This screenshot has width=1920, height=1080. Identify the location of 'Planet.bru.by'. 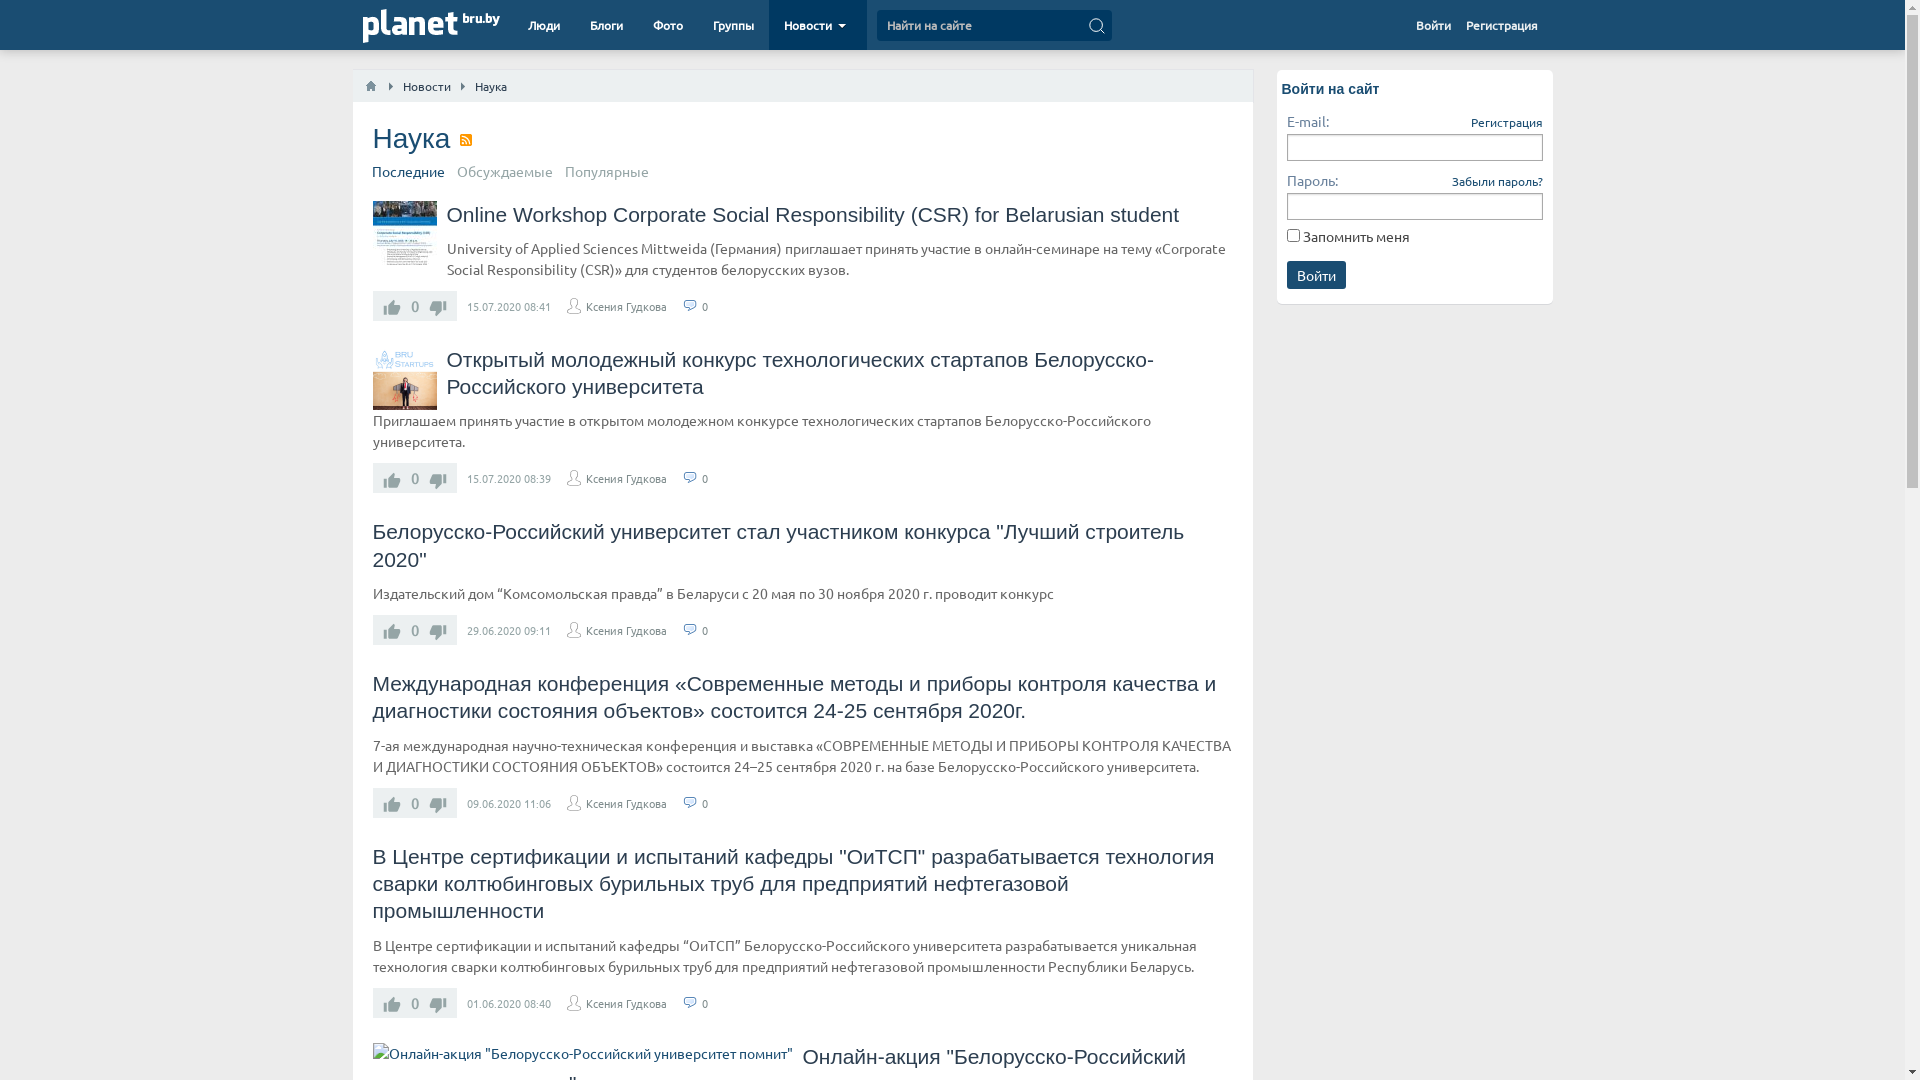
(408, 27).